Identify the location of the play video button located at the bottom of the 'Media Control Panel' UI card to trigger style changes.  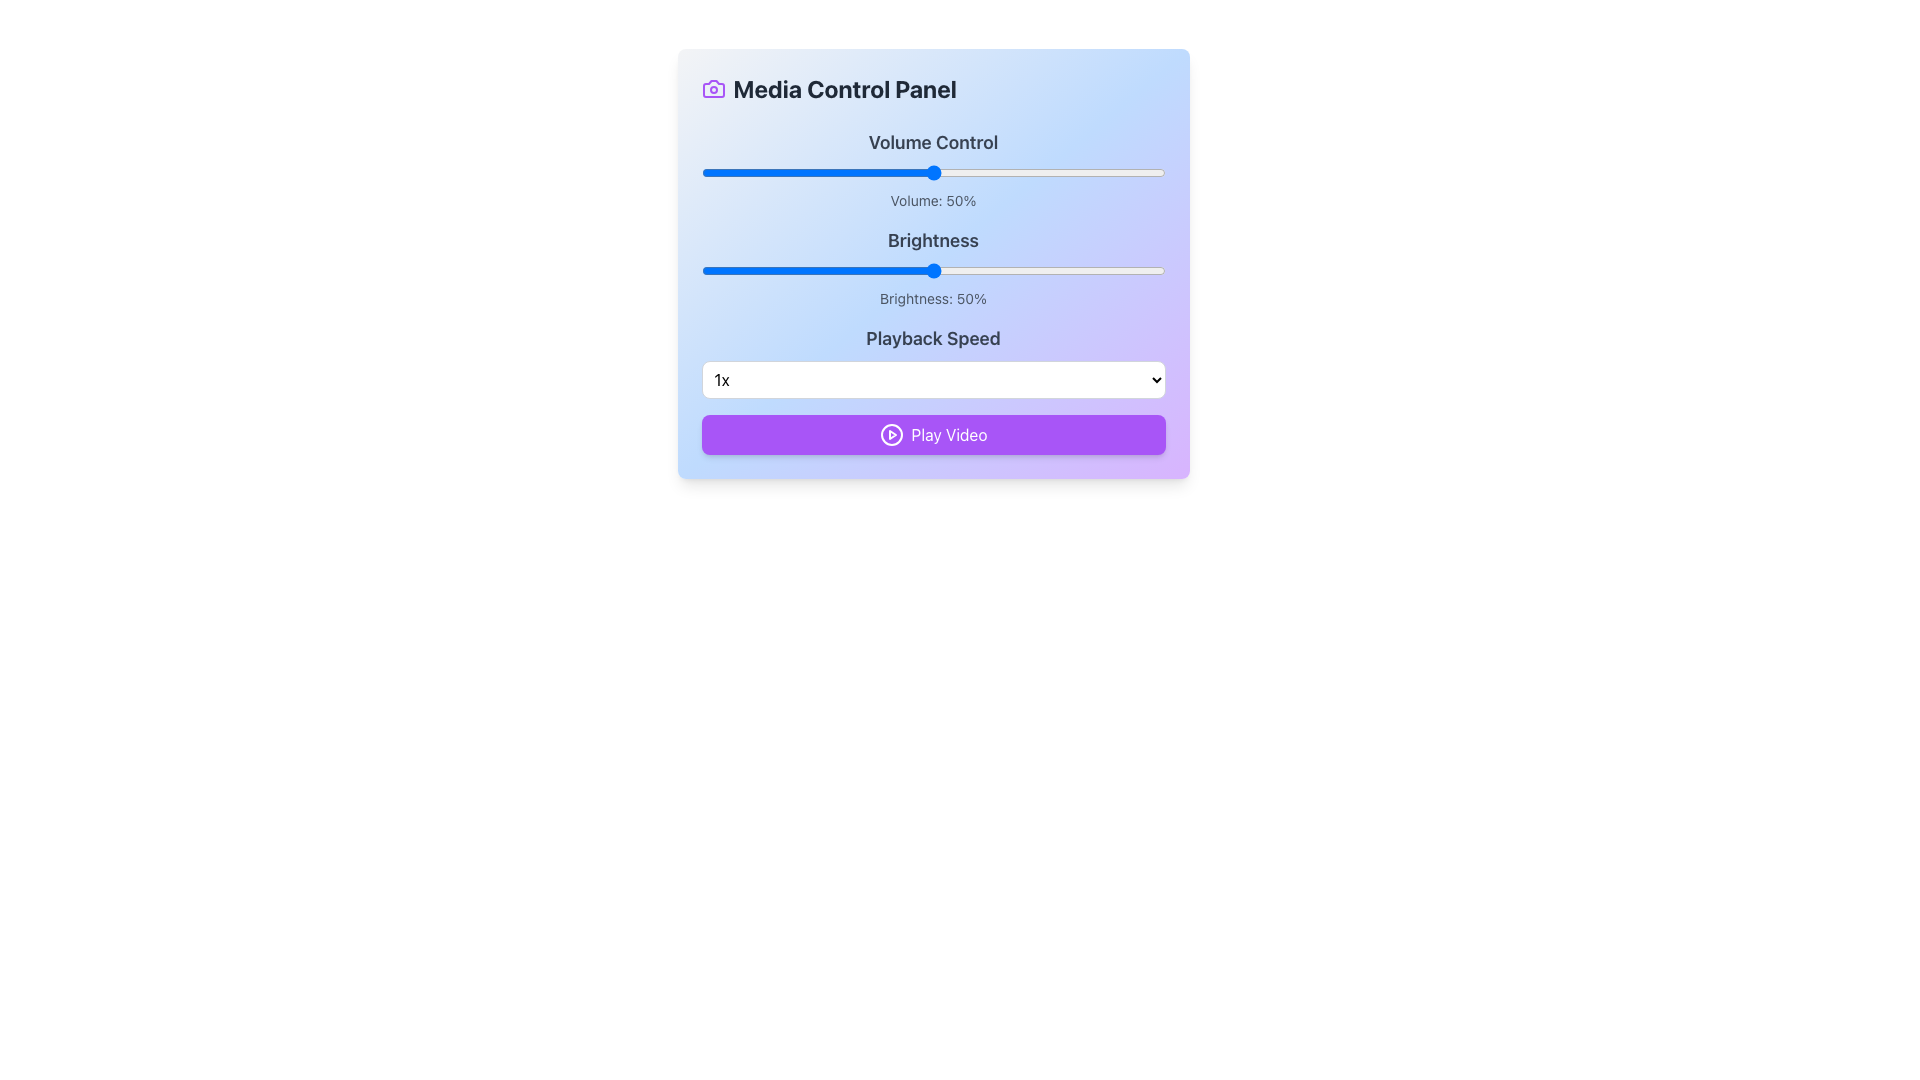
(932, 434).